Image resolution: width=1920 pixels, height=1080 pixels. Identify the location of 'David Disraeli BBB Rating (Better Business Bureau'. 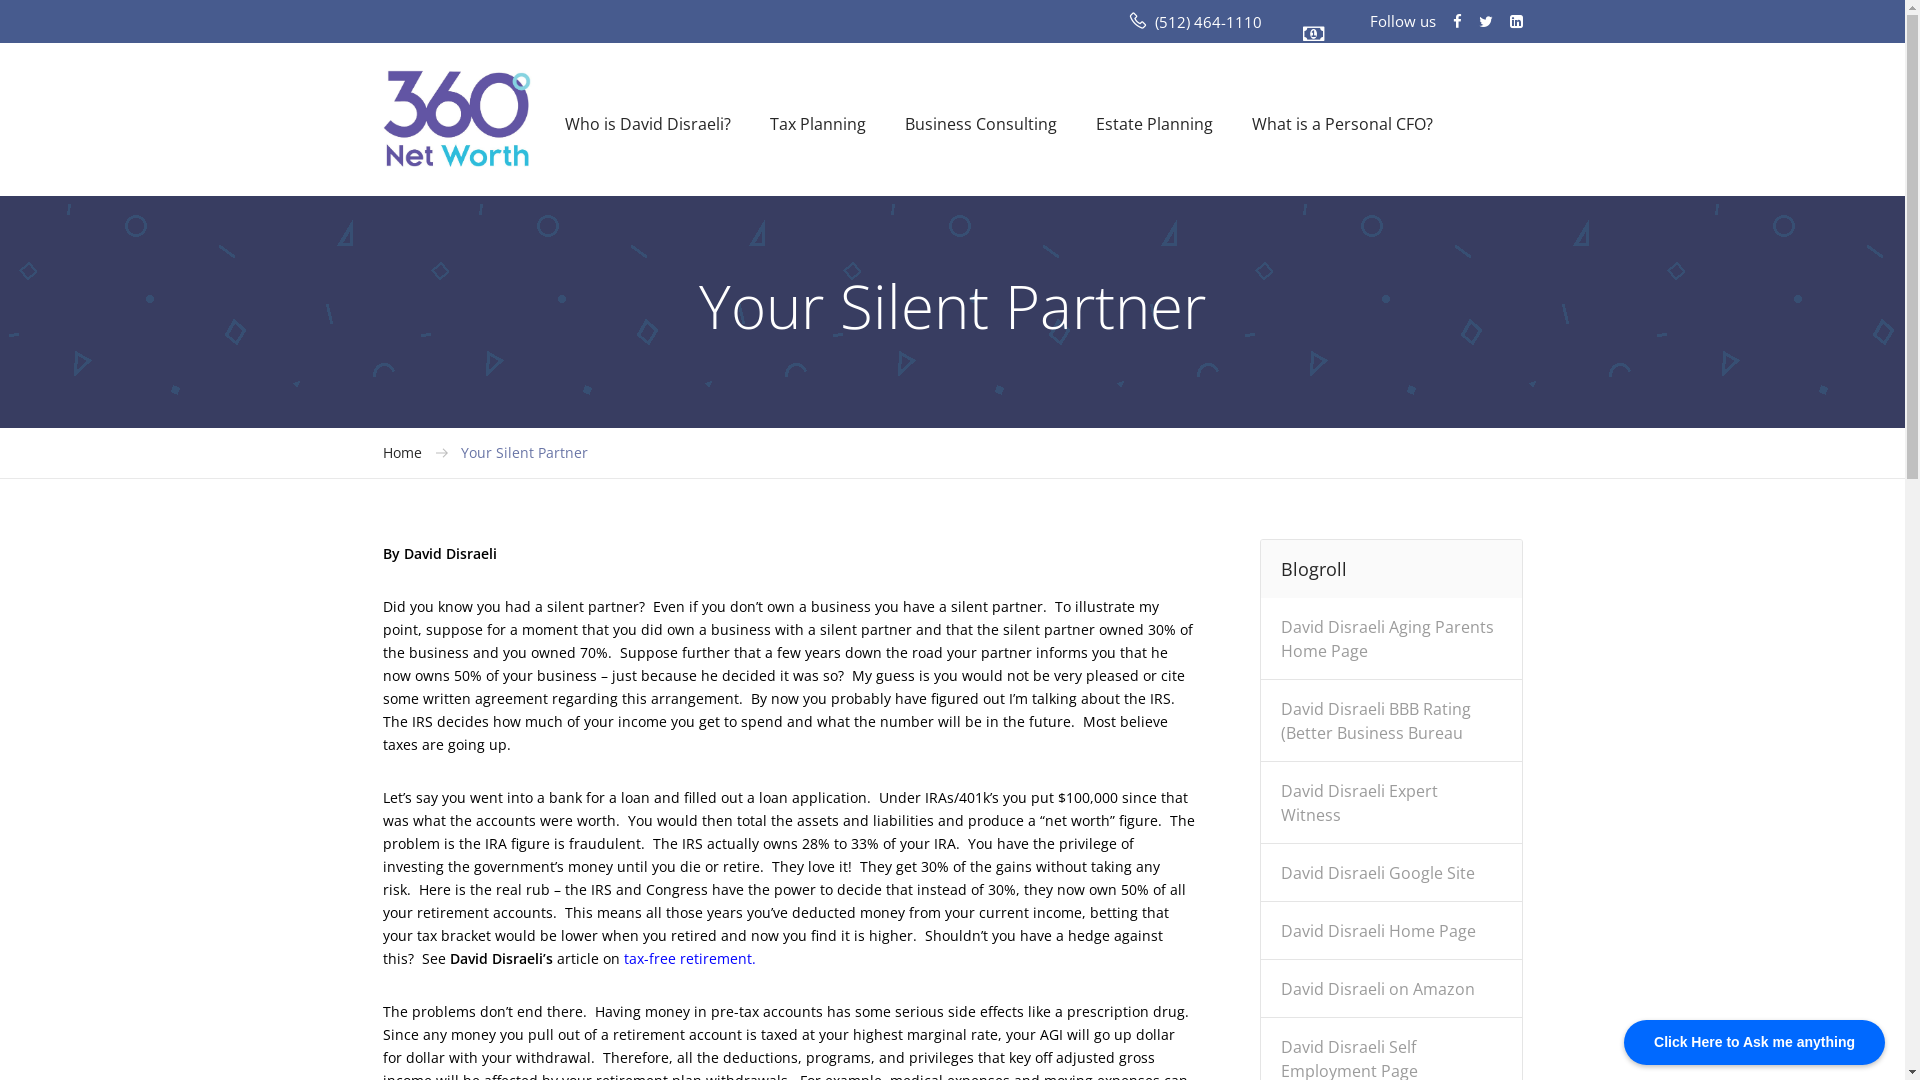
(1375, 728).